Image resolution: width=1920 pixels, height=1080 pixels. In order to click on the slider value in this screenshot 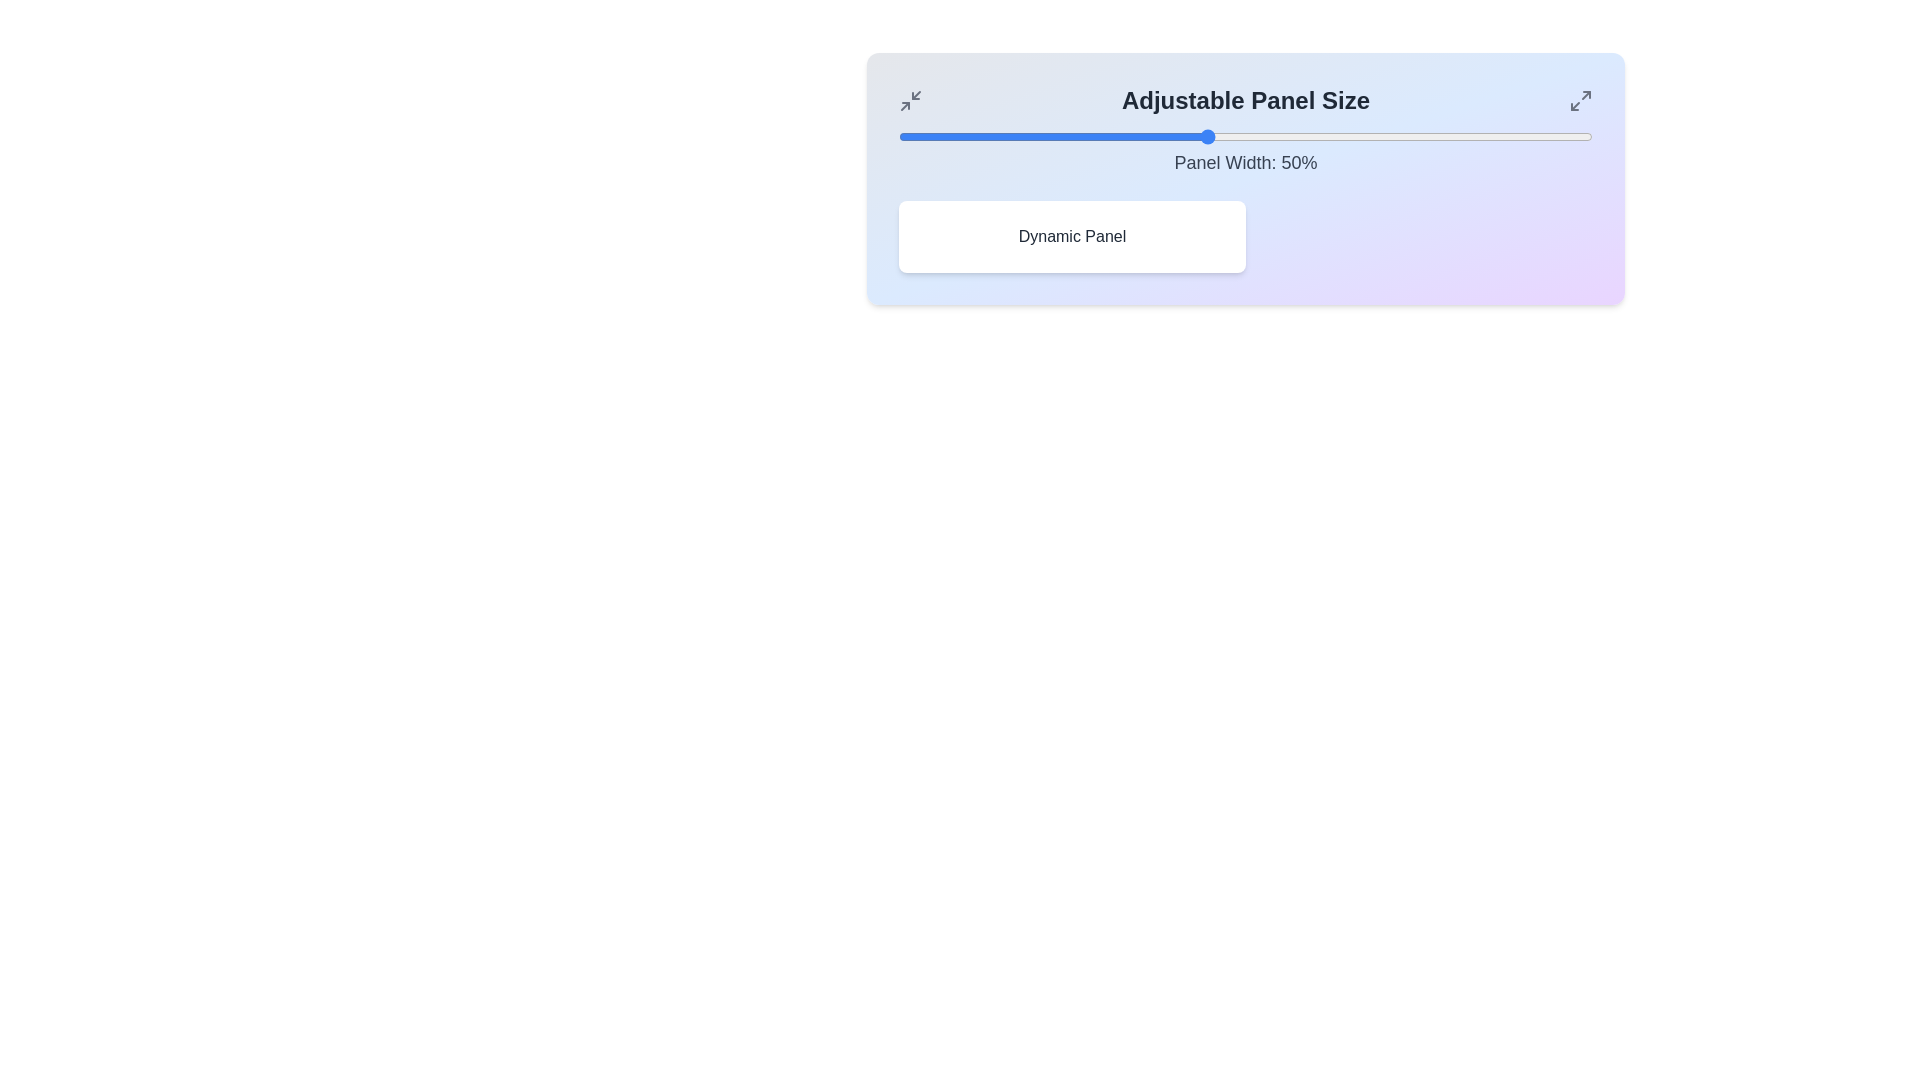, I will do `click(944, 136)`.